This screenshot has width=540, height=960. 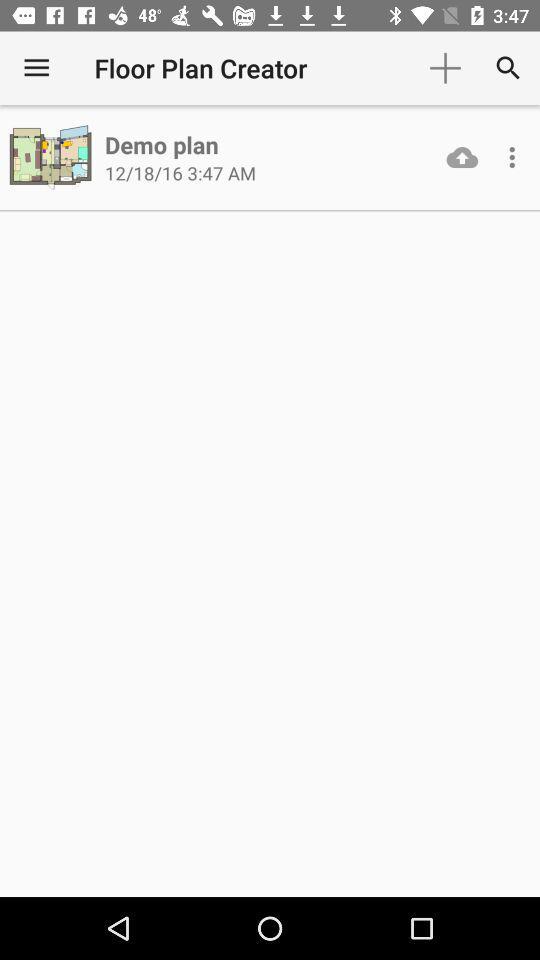 I want to click on options for demo plan, so click(x=512, y=156).